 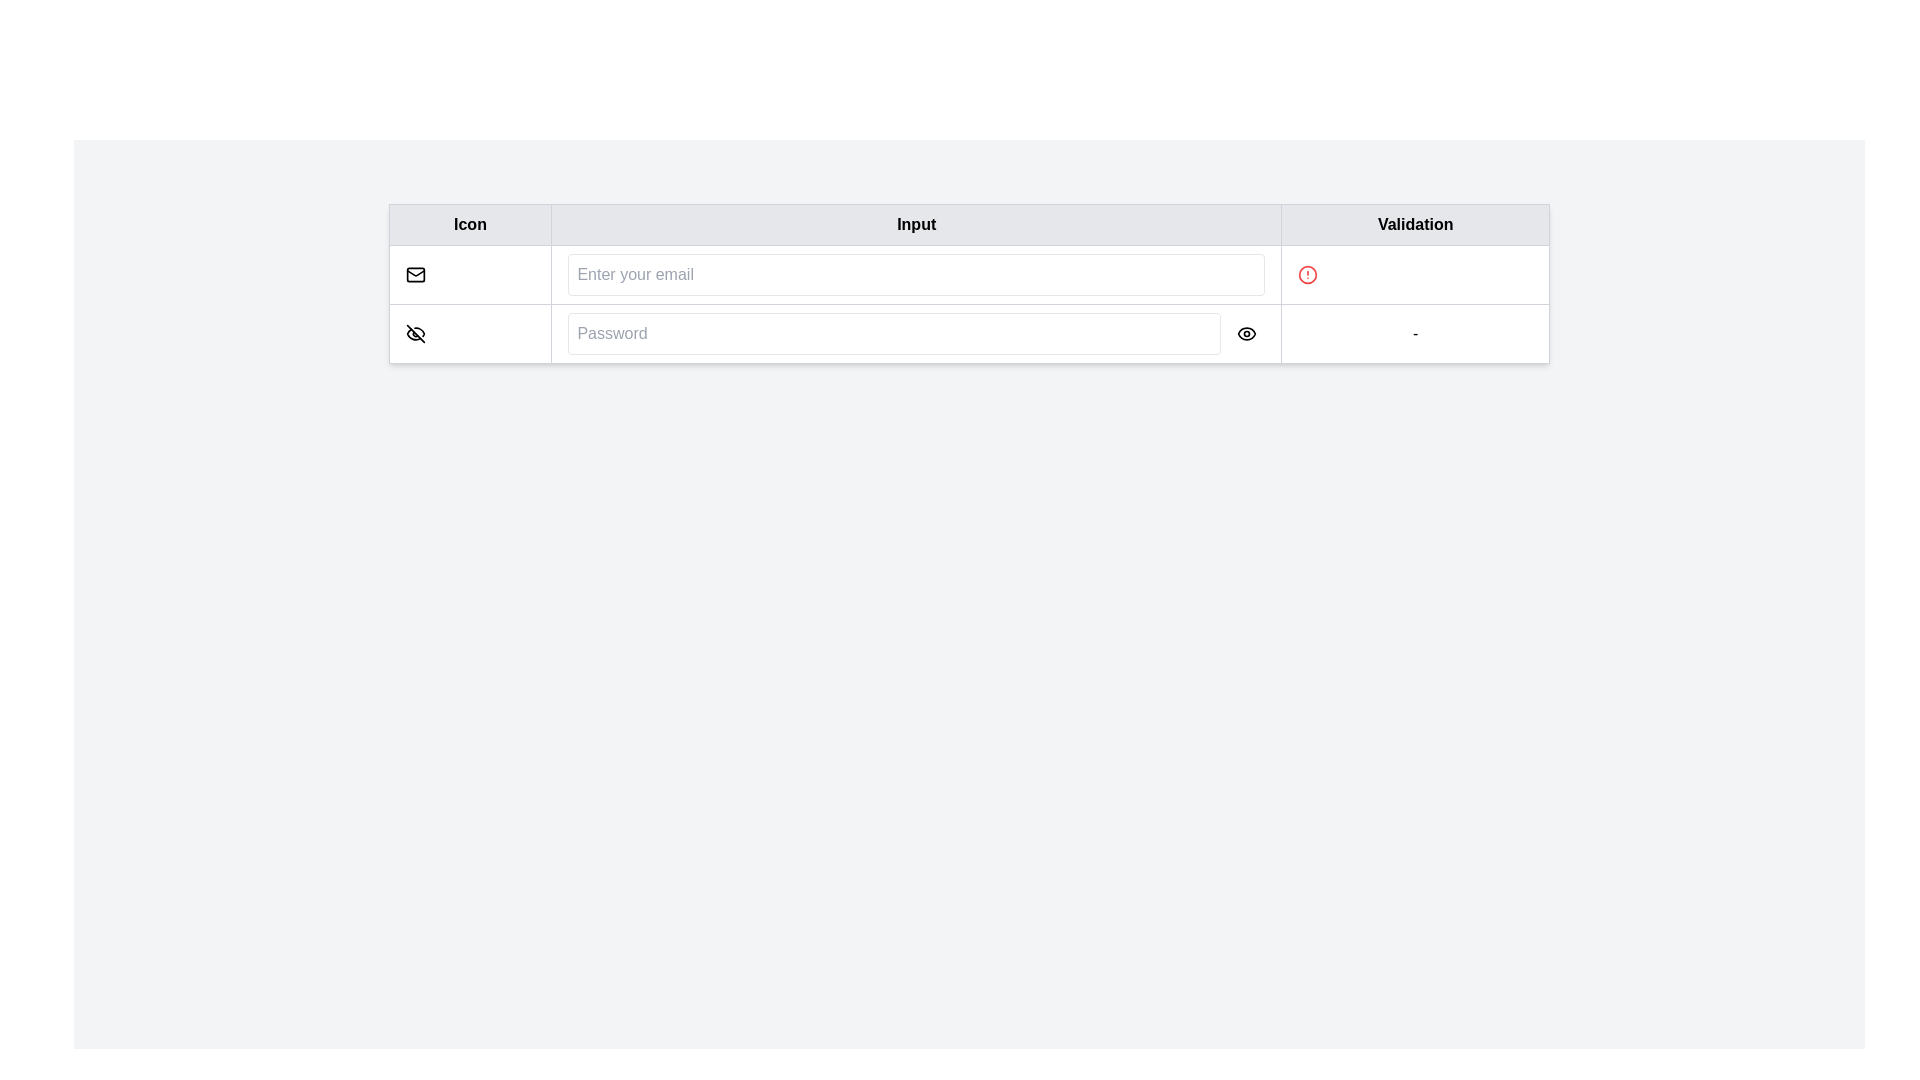 I want to click on the SVG circle element that represents a validation error or warning next to the 'Enter your email' input field in the 'Validation' column of the table, so click(x=1307, y=274).